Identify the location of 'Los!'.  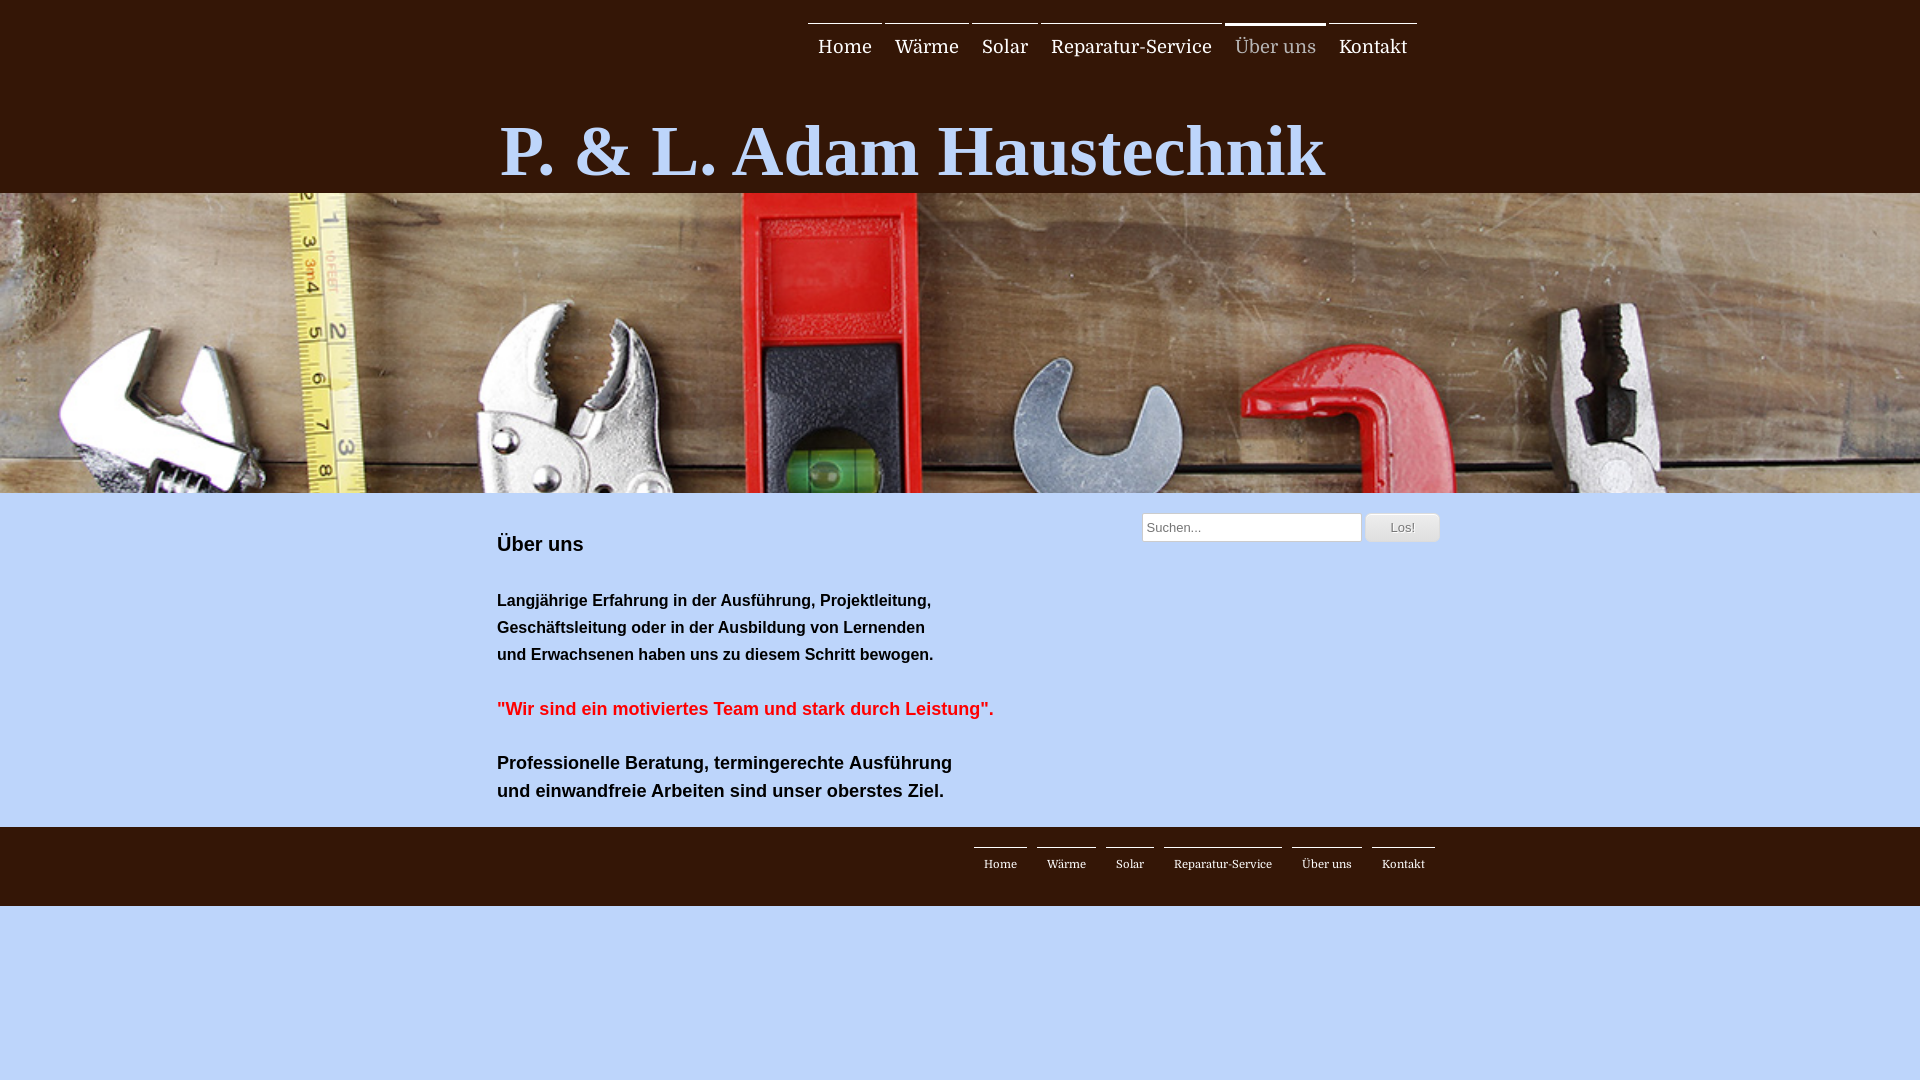
(1363, 526).